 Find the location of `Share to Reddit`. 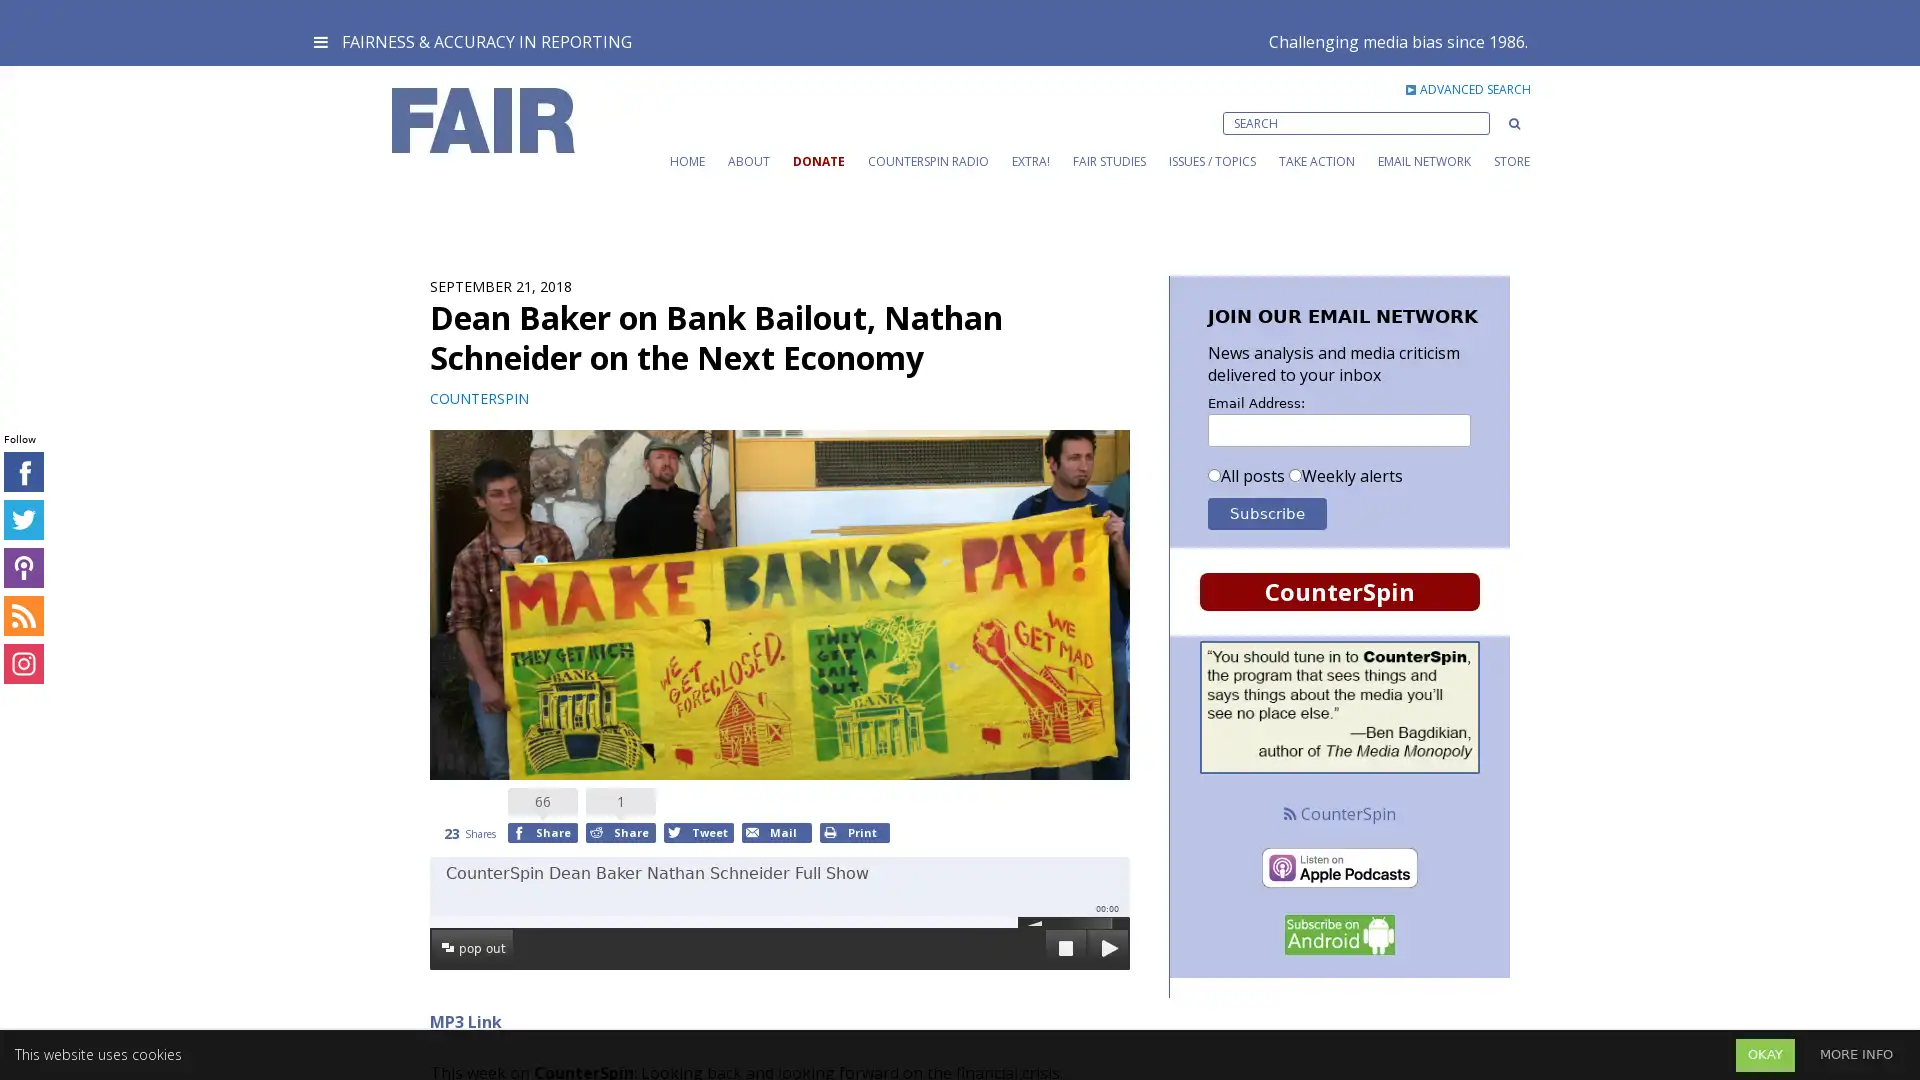

Share to Reddit is located at coordinates (619, 801).